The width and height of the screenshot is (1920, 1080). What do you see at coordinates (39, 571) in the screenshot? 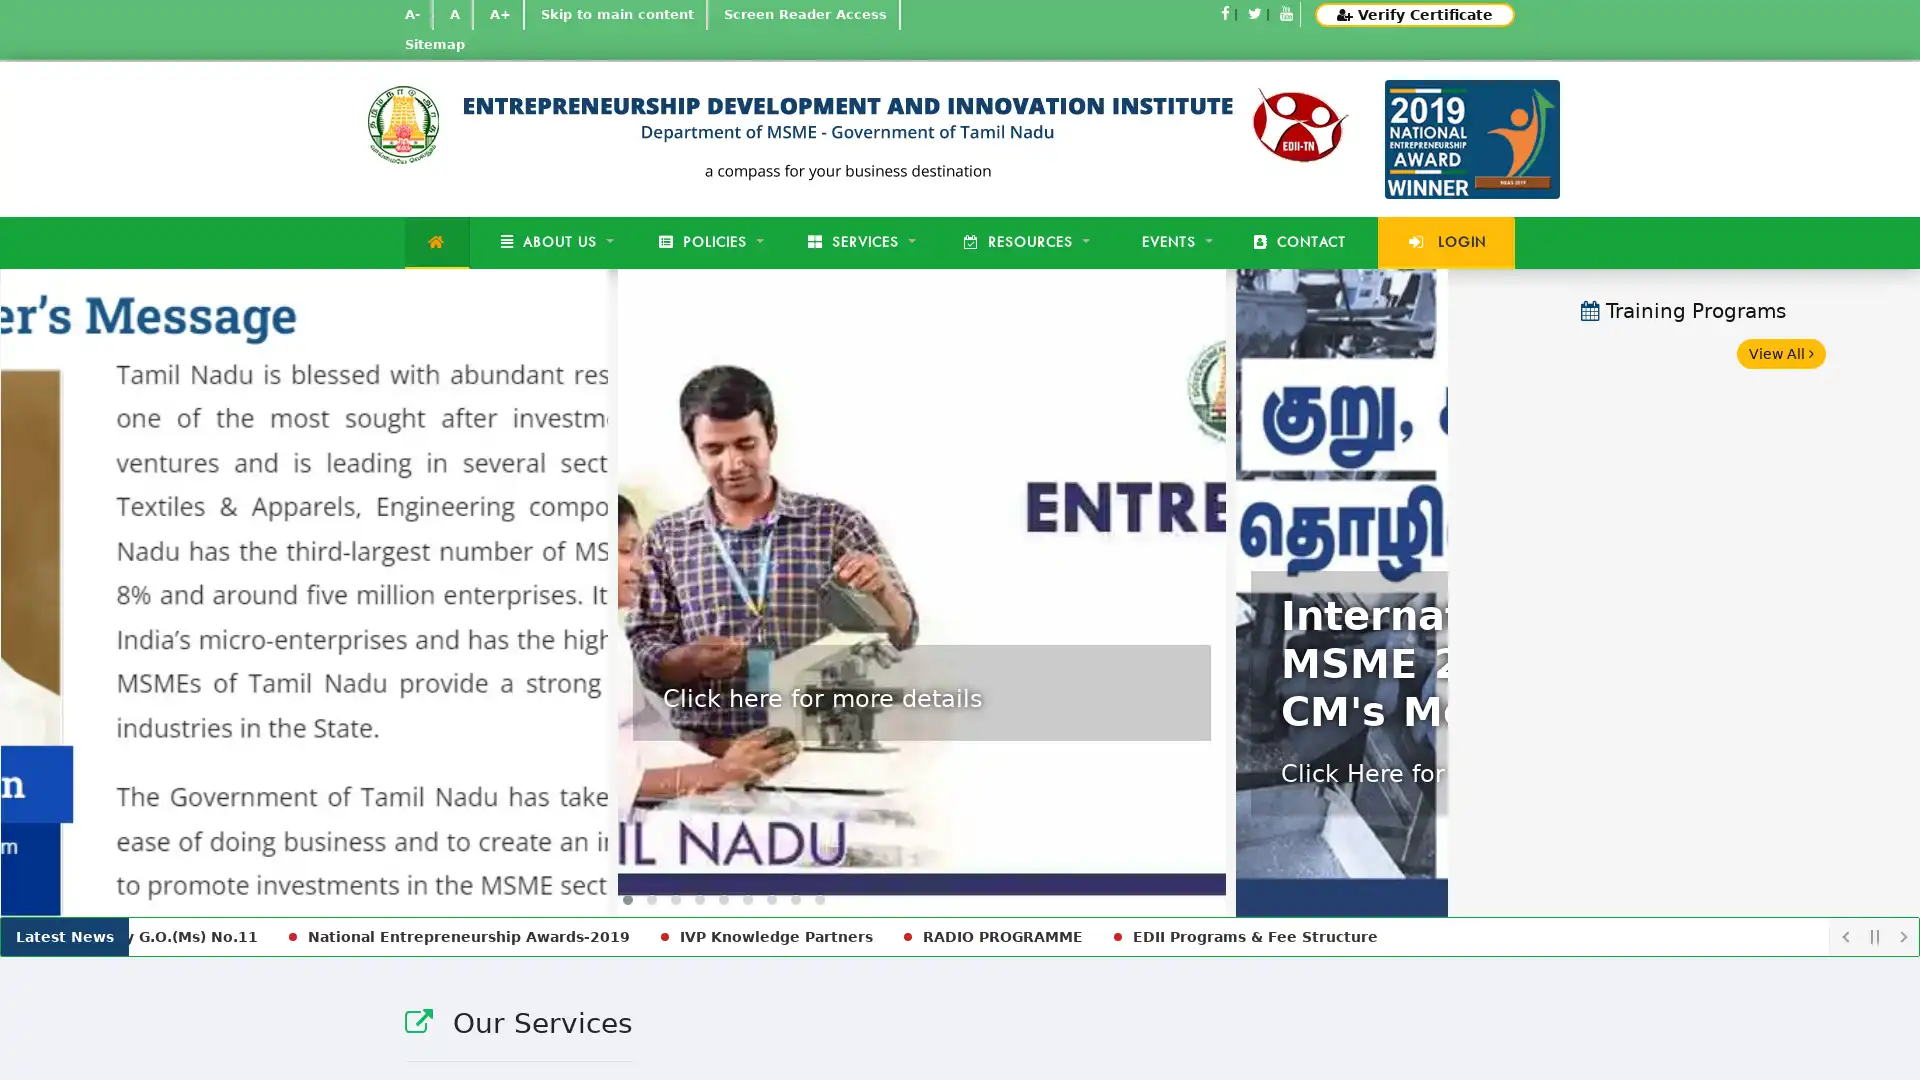
I see `Previous` at bounding box center [39, 571].